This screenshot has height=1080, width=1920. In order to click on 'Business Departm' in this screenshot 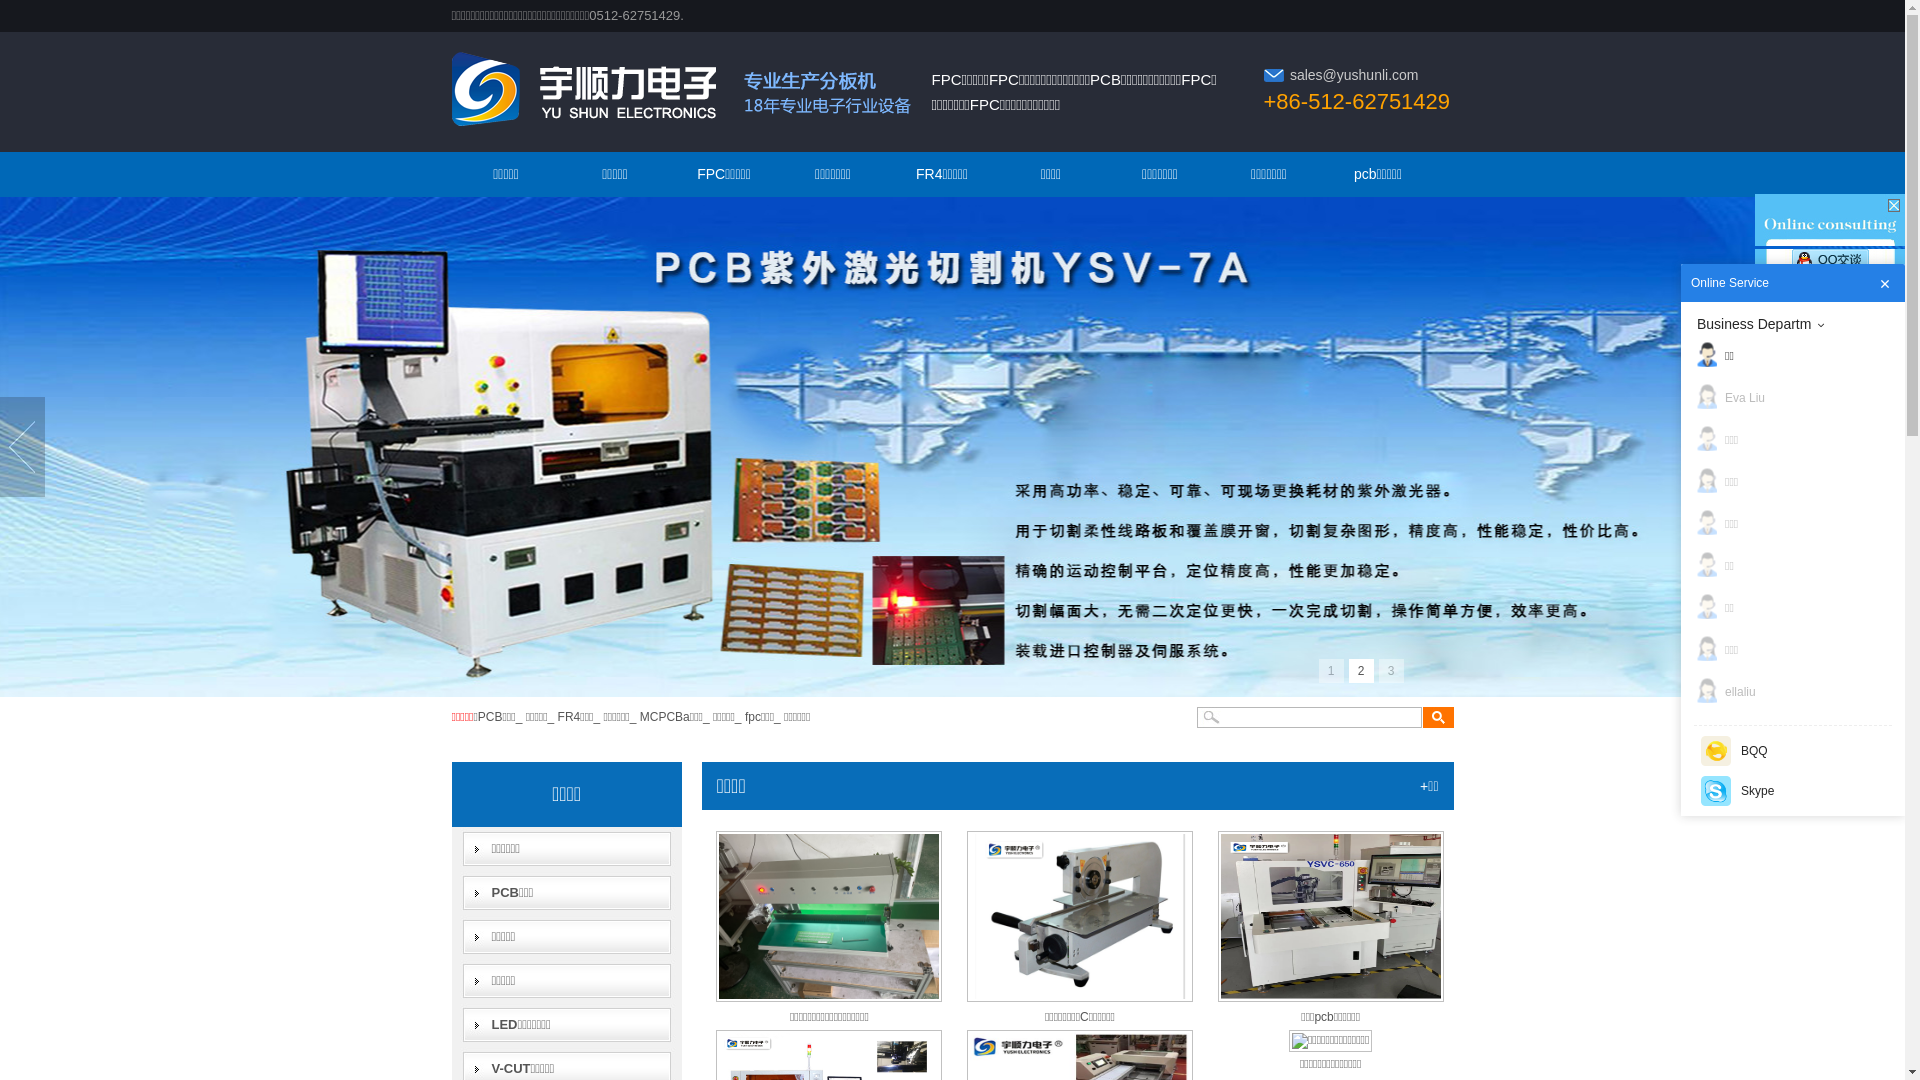, I will do `click(1798, 323)`.